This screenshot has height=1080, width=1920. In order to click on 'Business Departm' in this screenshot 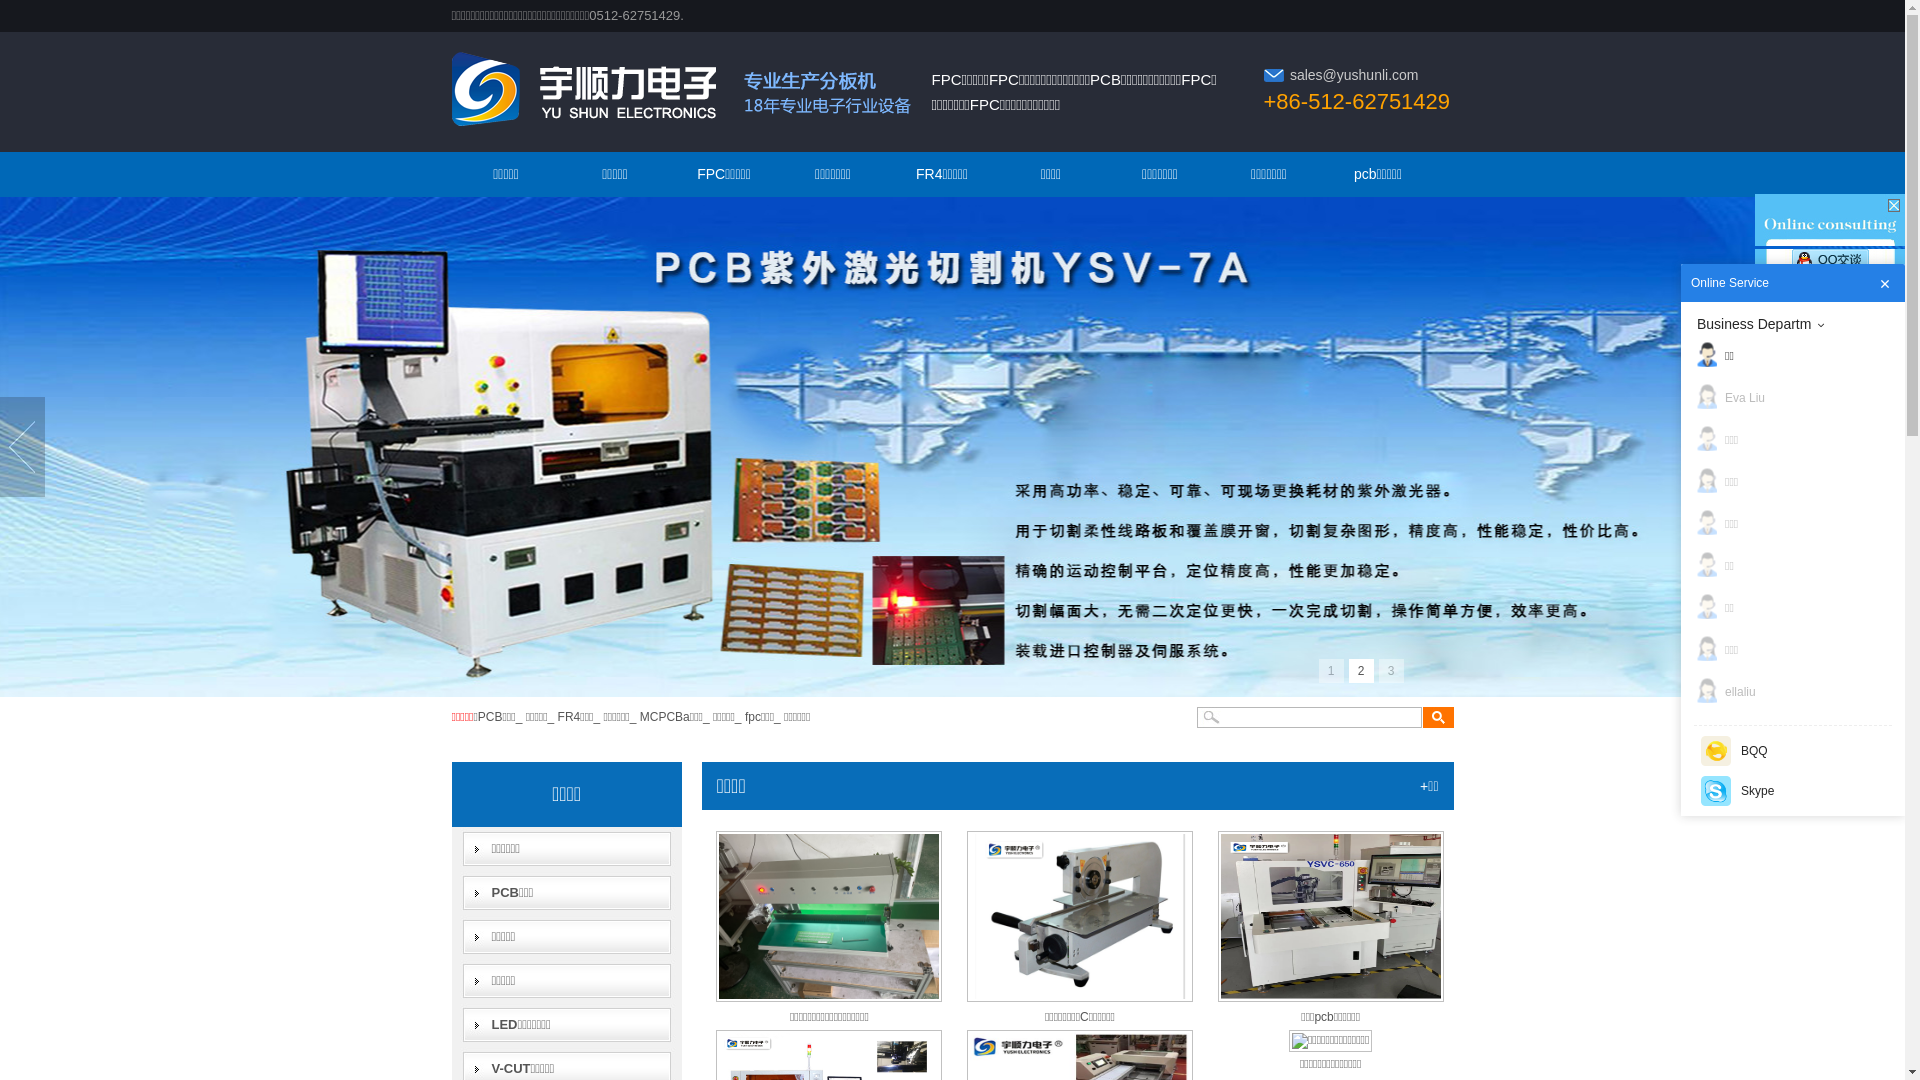, I will do `click(1798, 323)`.